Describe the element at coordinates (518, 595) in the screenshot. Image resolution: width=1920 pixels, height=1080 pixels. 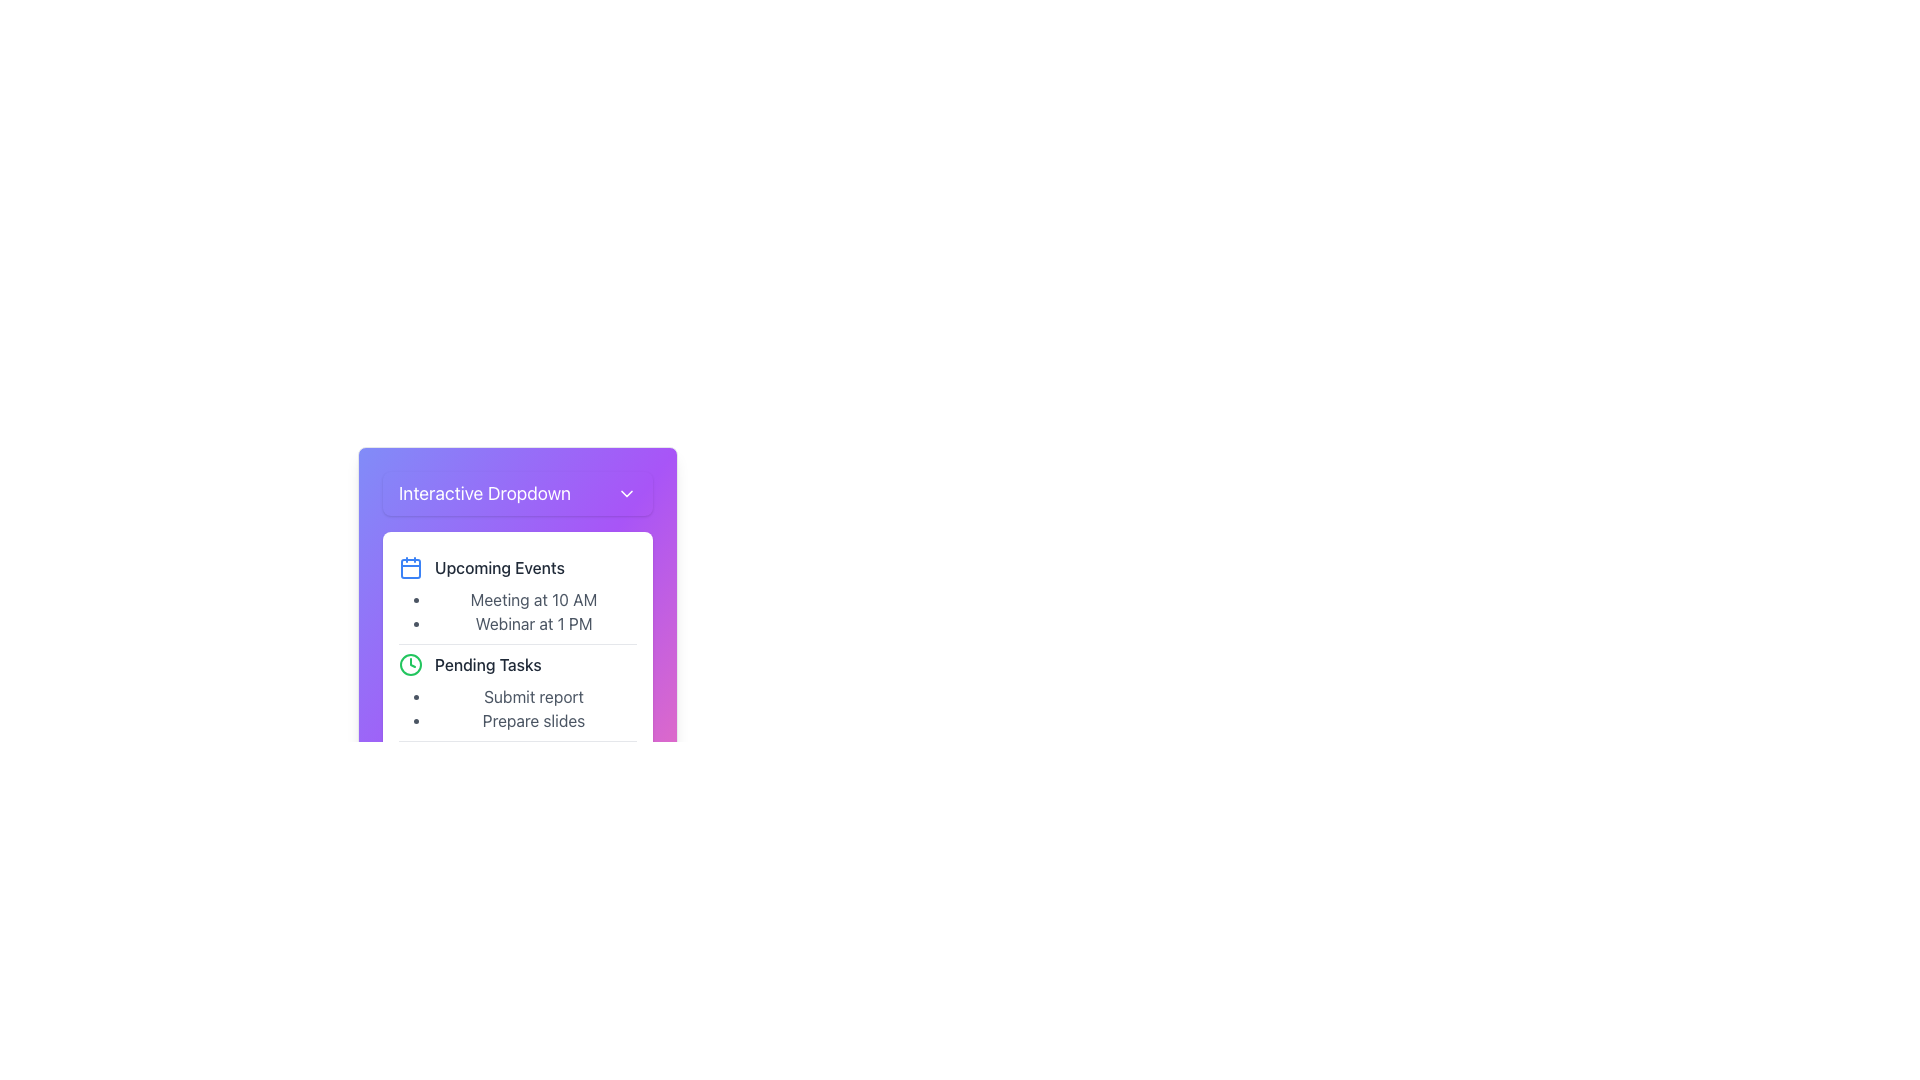
I see `text displayed in the 'Upcoming Events' section, which includes the header and two bullet points about upcoming meetings and webinars` at that location.